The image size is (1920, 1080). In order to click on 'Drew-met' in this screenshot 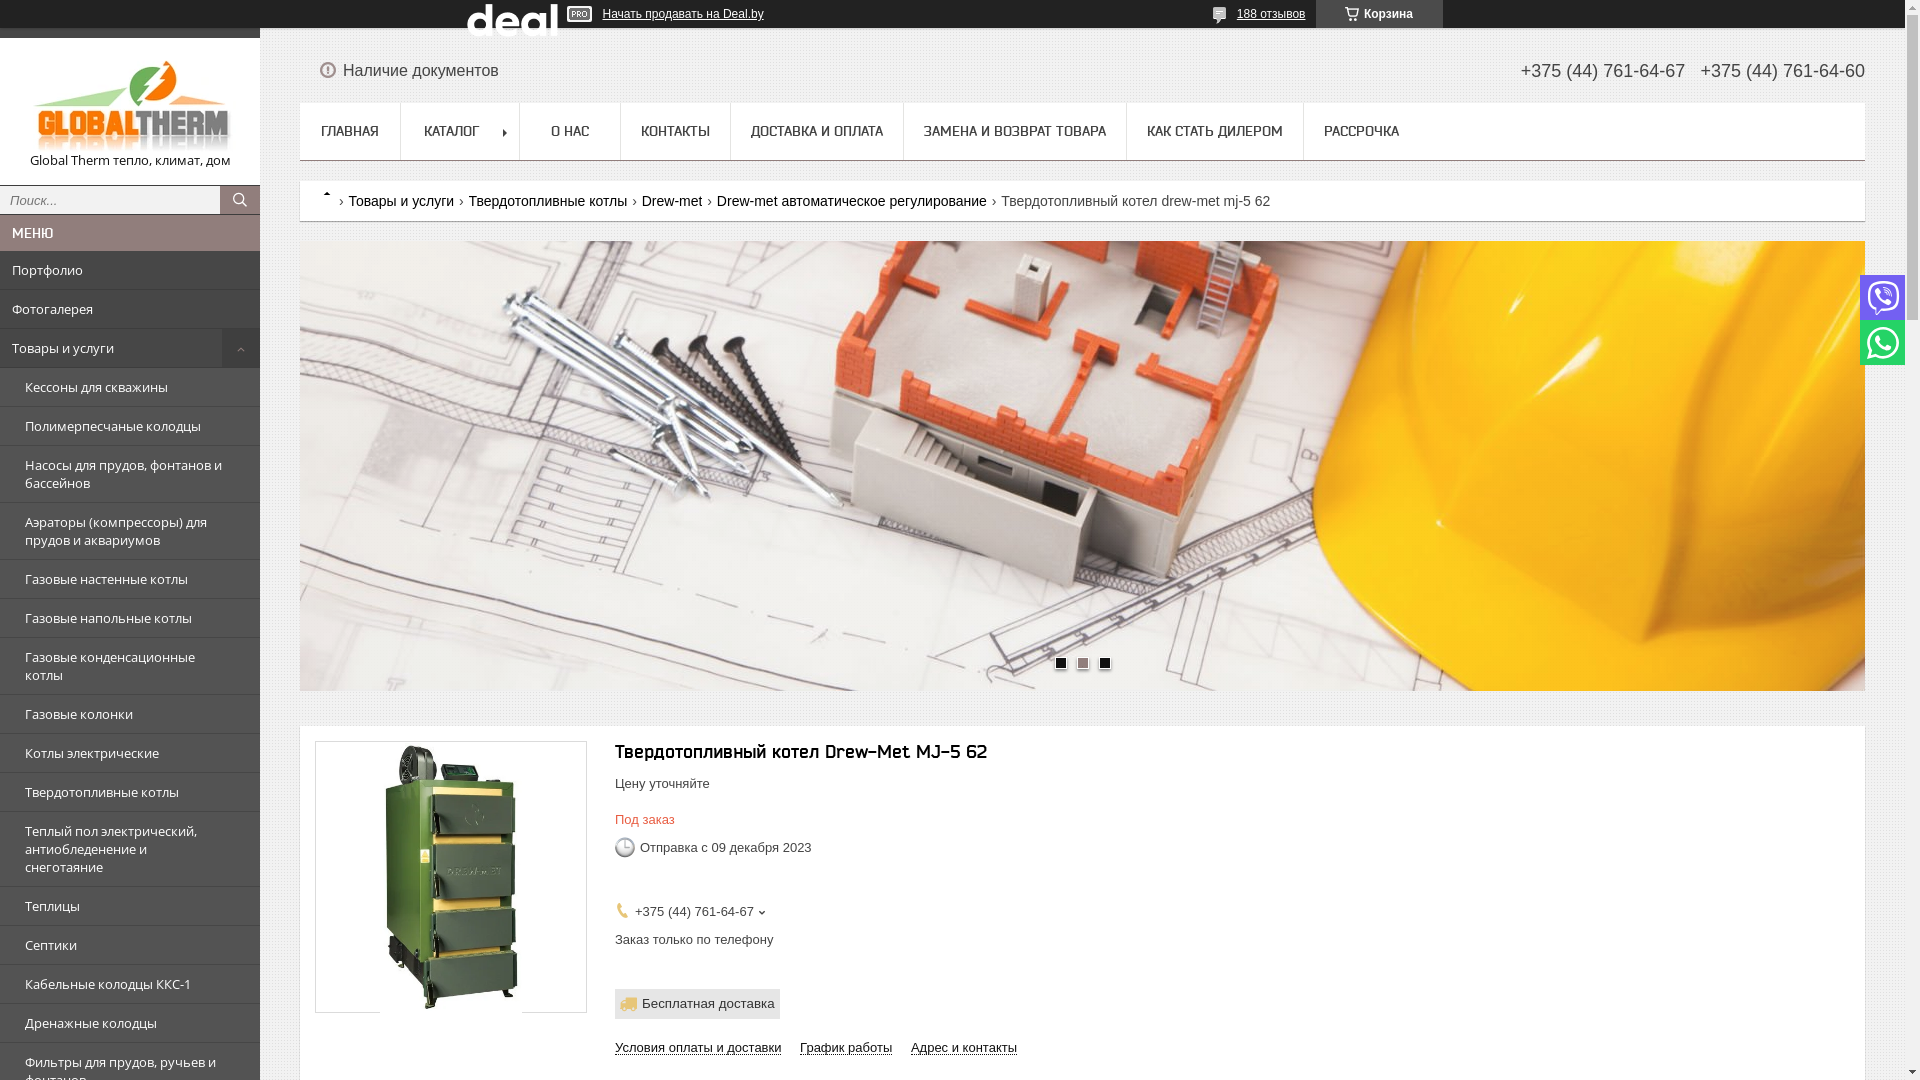, I will do `click(672, 200)`.